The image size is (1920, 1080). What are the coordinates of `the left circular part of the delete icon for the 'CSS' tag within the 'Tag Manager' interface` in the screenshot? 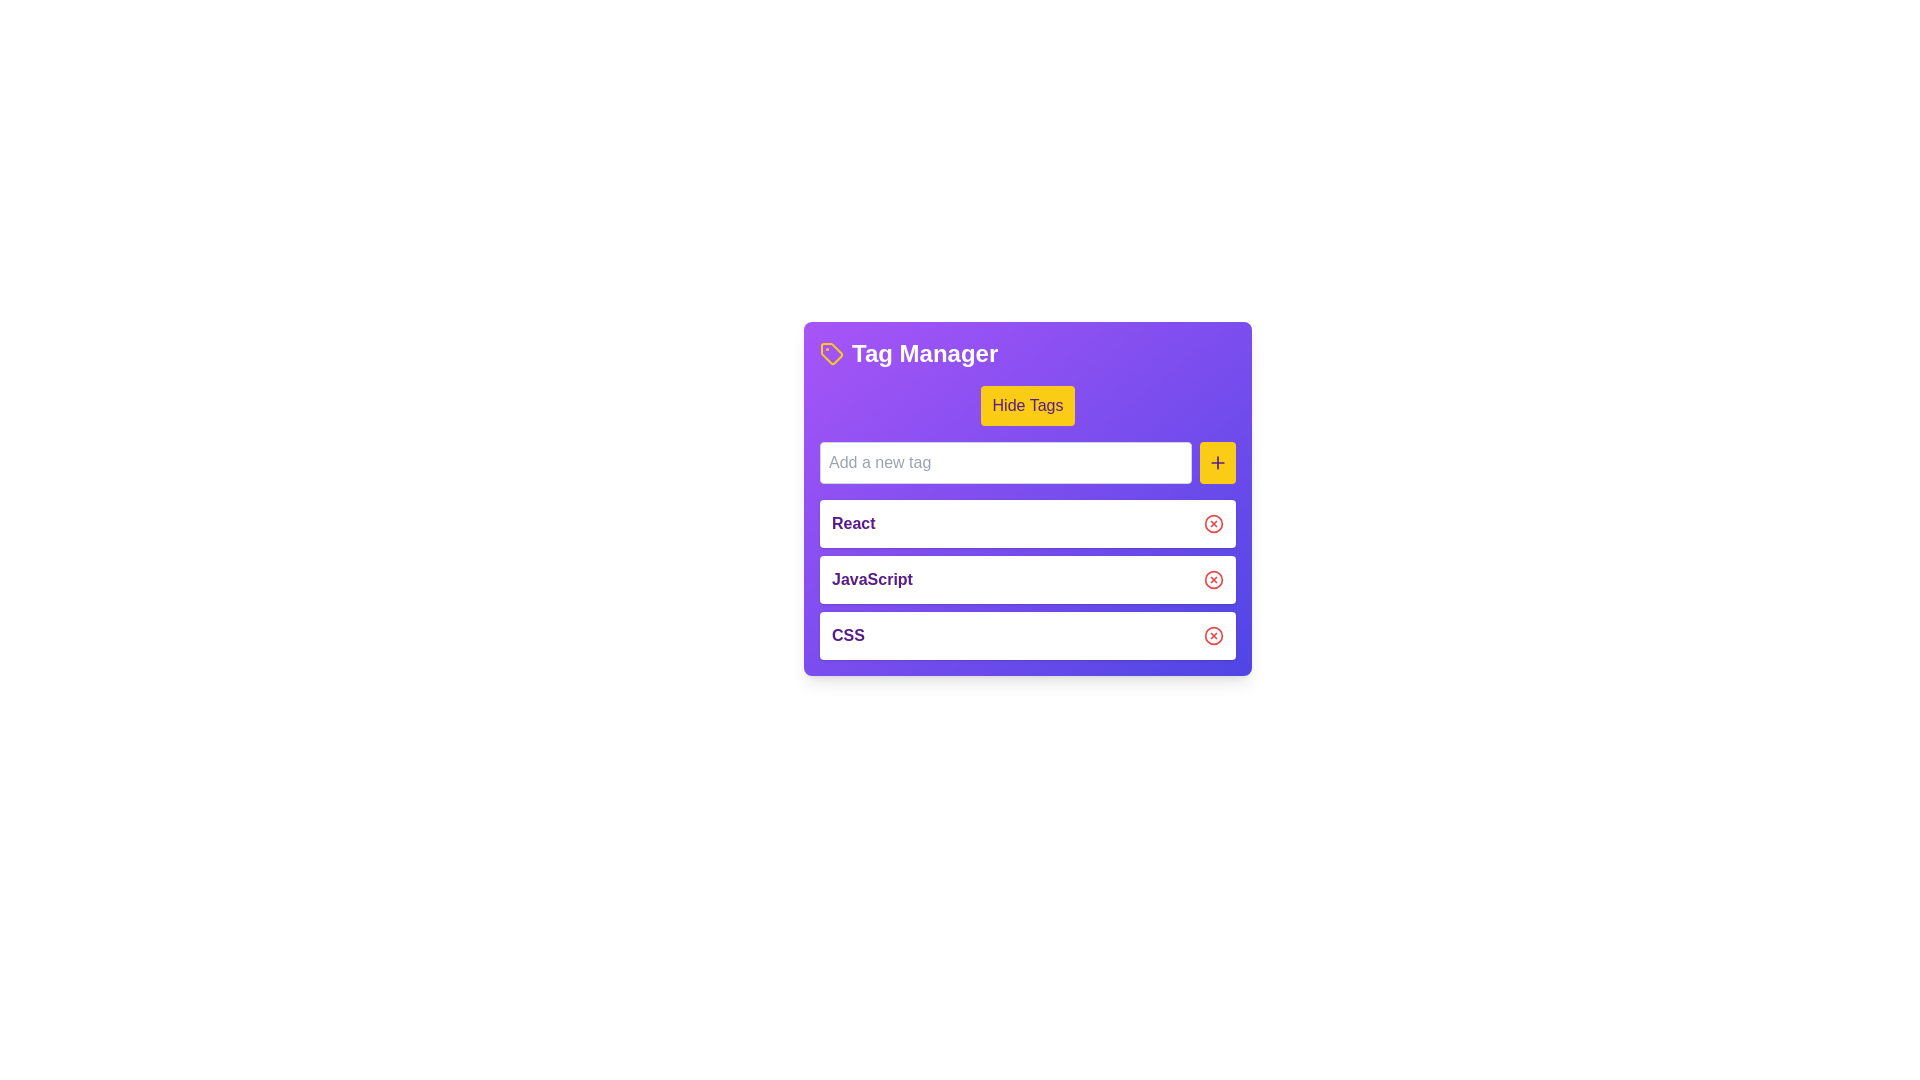 It's located at (1213, 636).